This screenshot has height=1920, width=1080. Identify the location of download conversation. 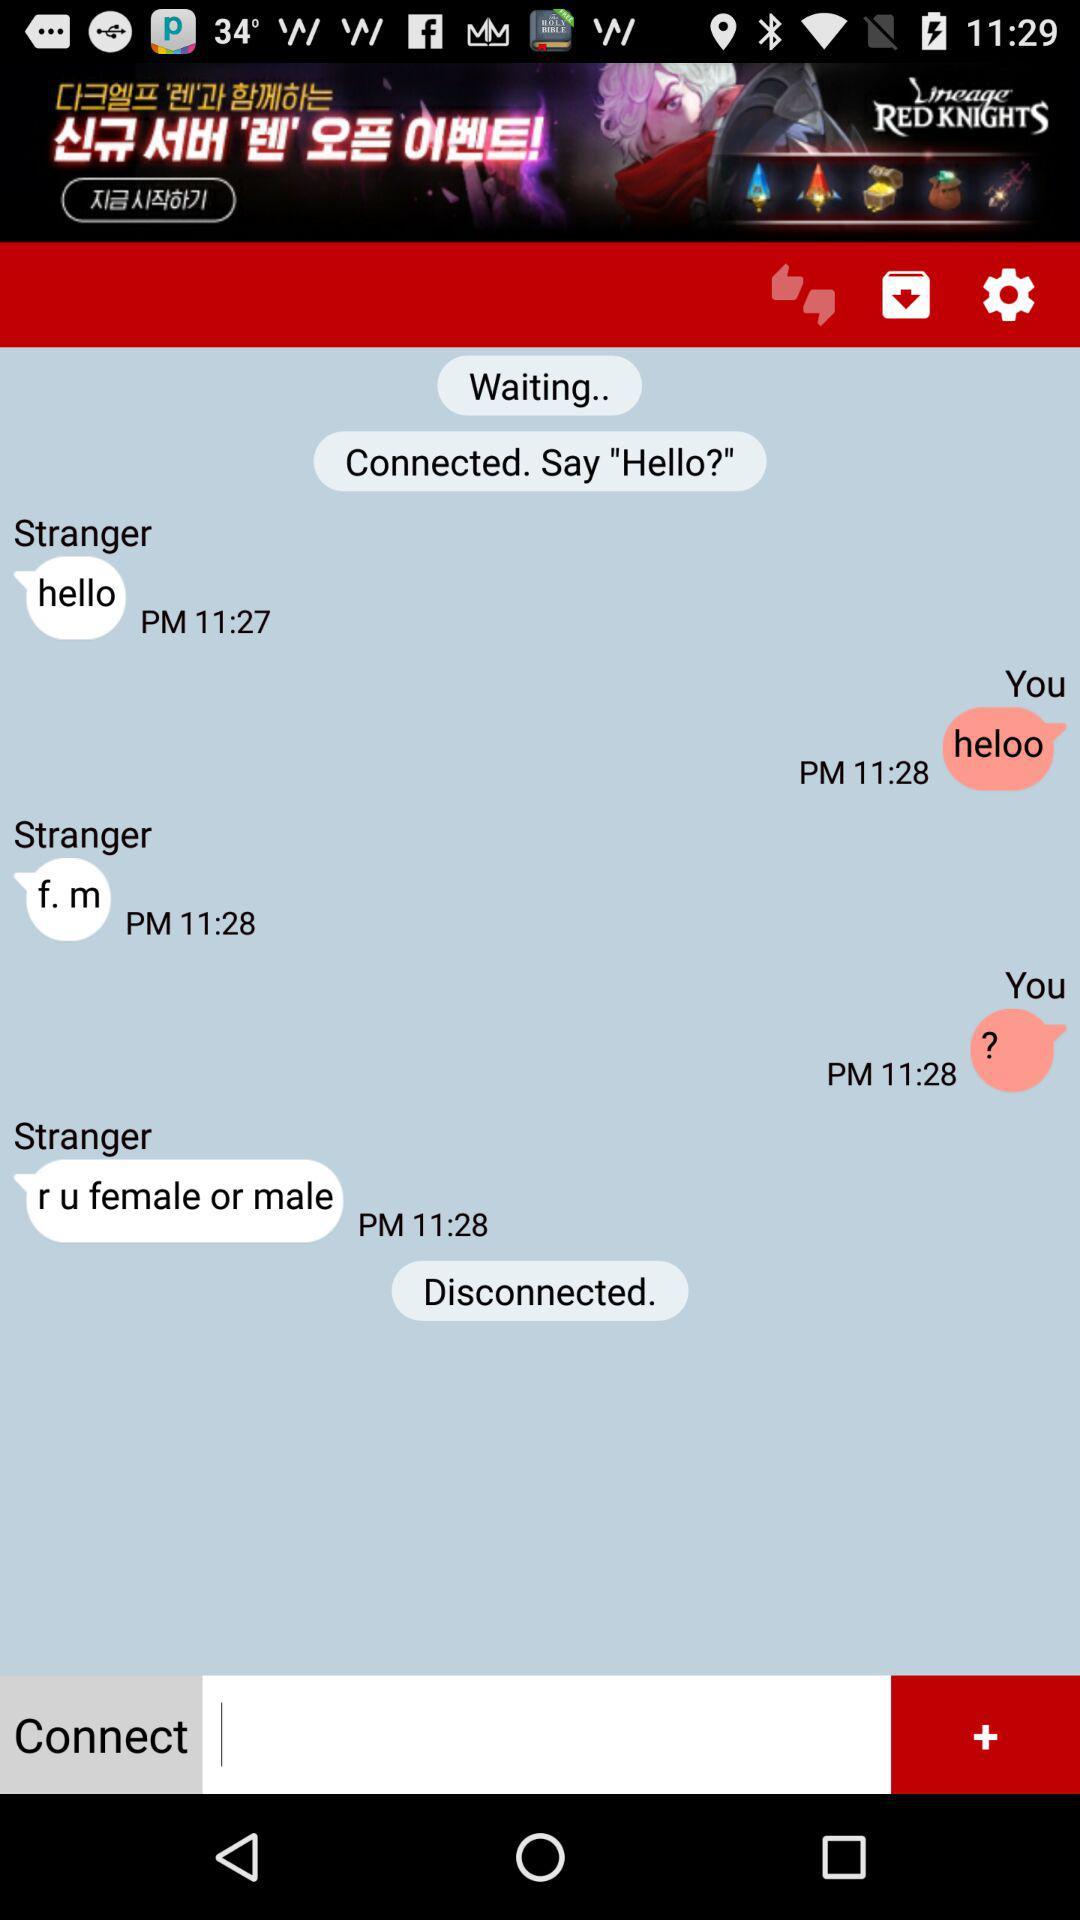
(906, 293).